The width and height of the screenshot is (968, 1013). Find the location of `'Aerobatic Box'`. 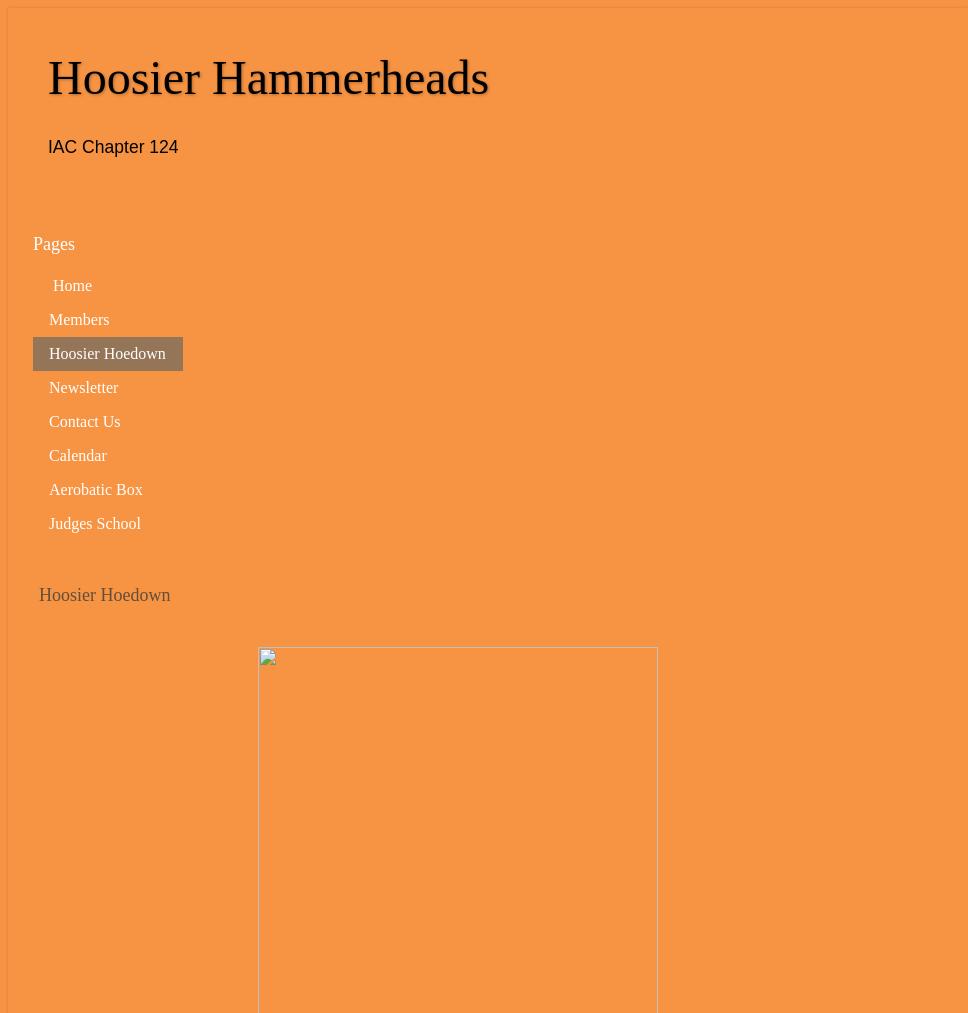

'Aerobatic Box' is located at coordinates (95, 487).